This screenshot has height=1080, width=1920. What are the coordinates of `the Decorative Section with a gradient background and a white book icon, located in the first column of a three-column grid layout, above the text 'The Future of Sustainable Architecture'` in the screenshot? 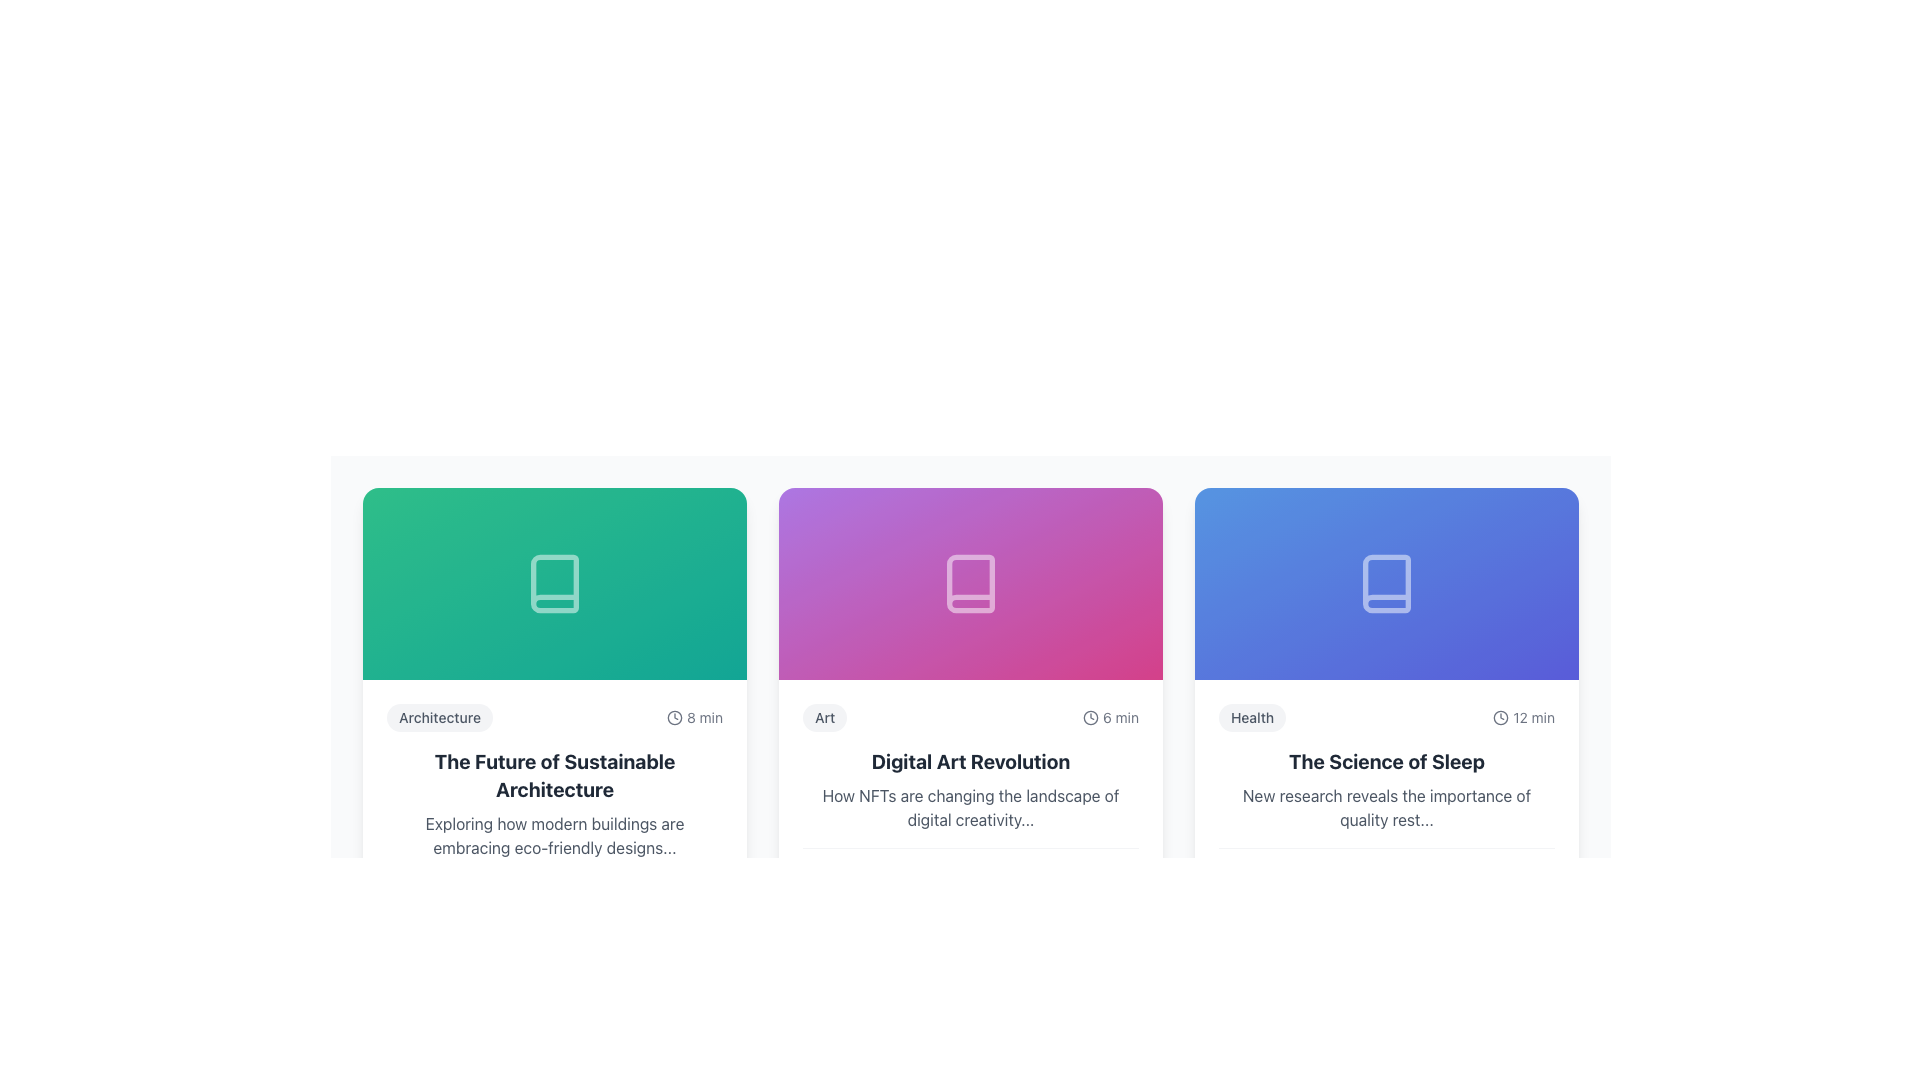 It's located at (555, 583).